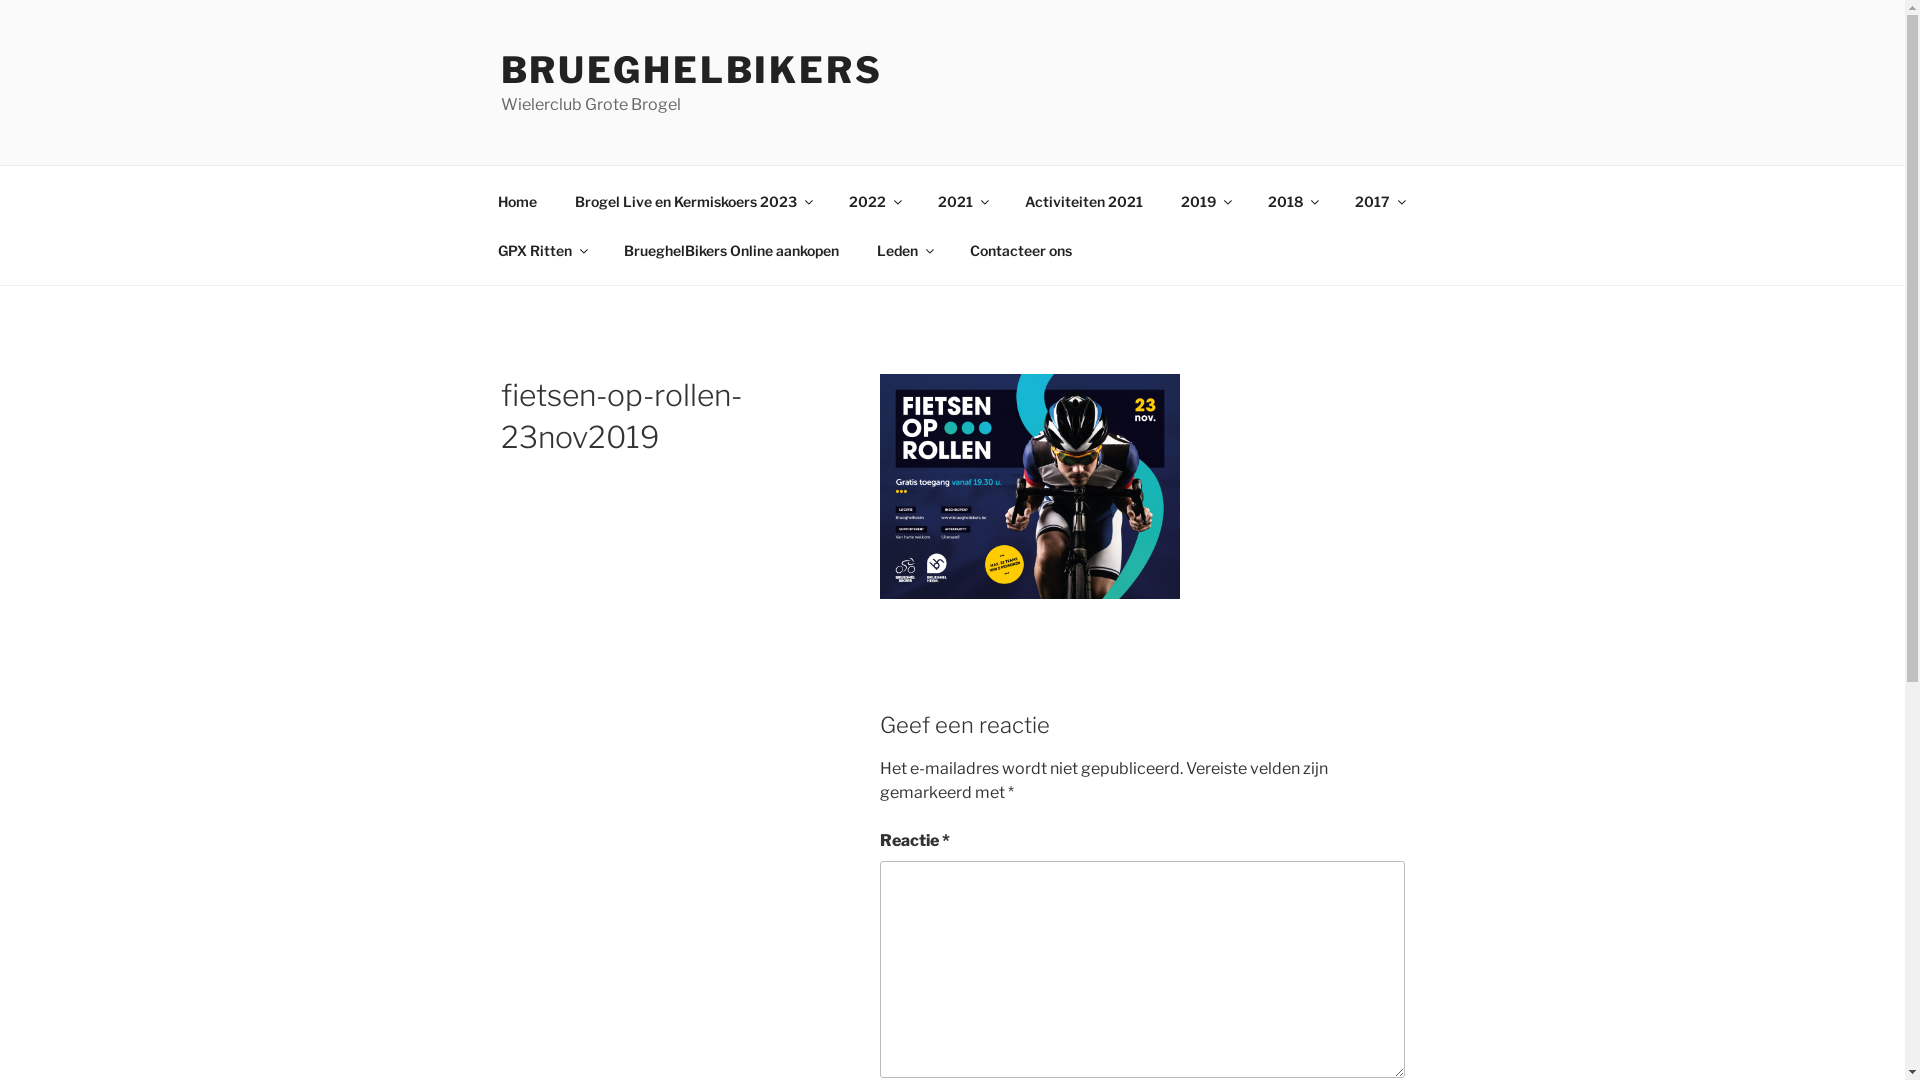 The image size is (1920, 1080). What do you see at coordinates (1291, 200) in the screenshot?
I see `'2018'` at bounding box center [1291, 200].